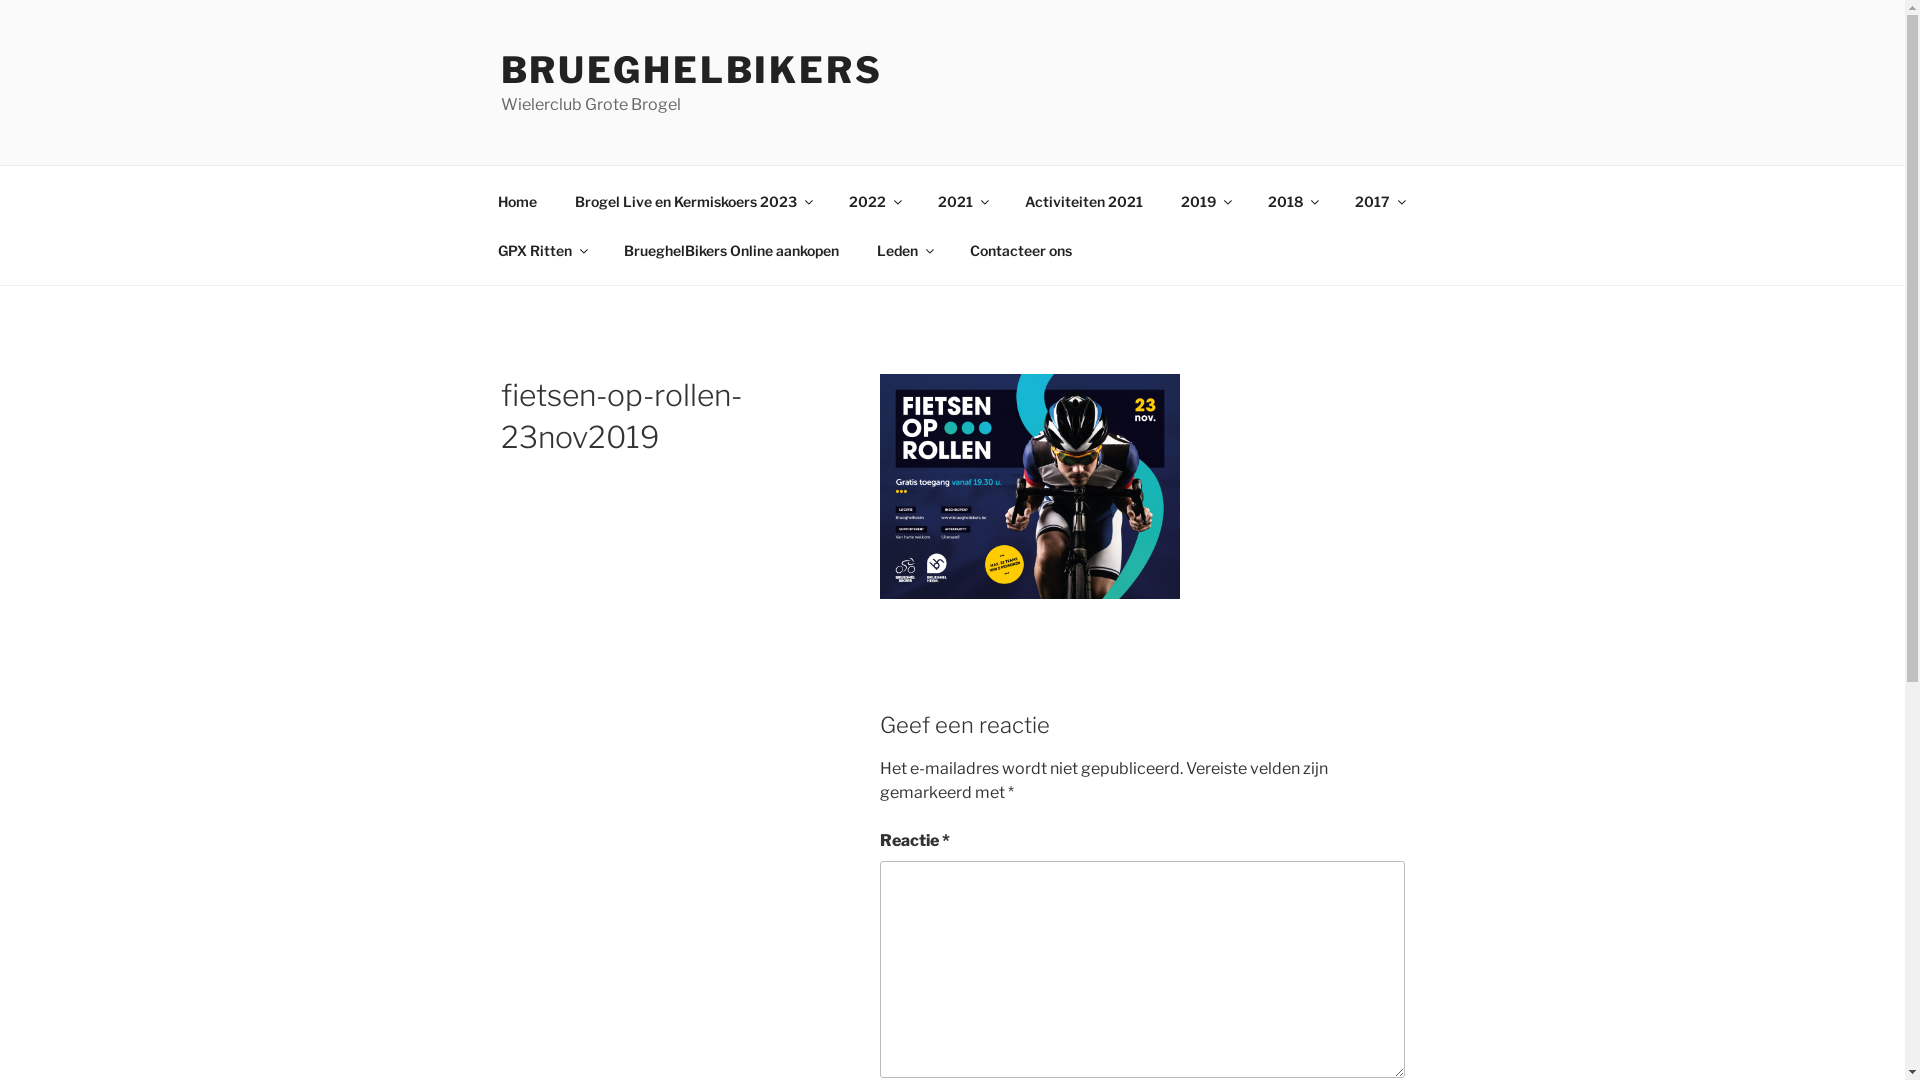 The image size is (1920, 1080). What do you see at coordinates (1291, 200) in the screenshot?
I see `'2018'` at bounding box center [1291, 200].